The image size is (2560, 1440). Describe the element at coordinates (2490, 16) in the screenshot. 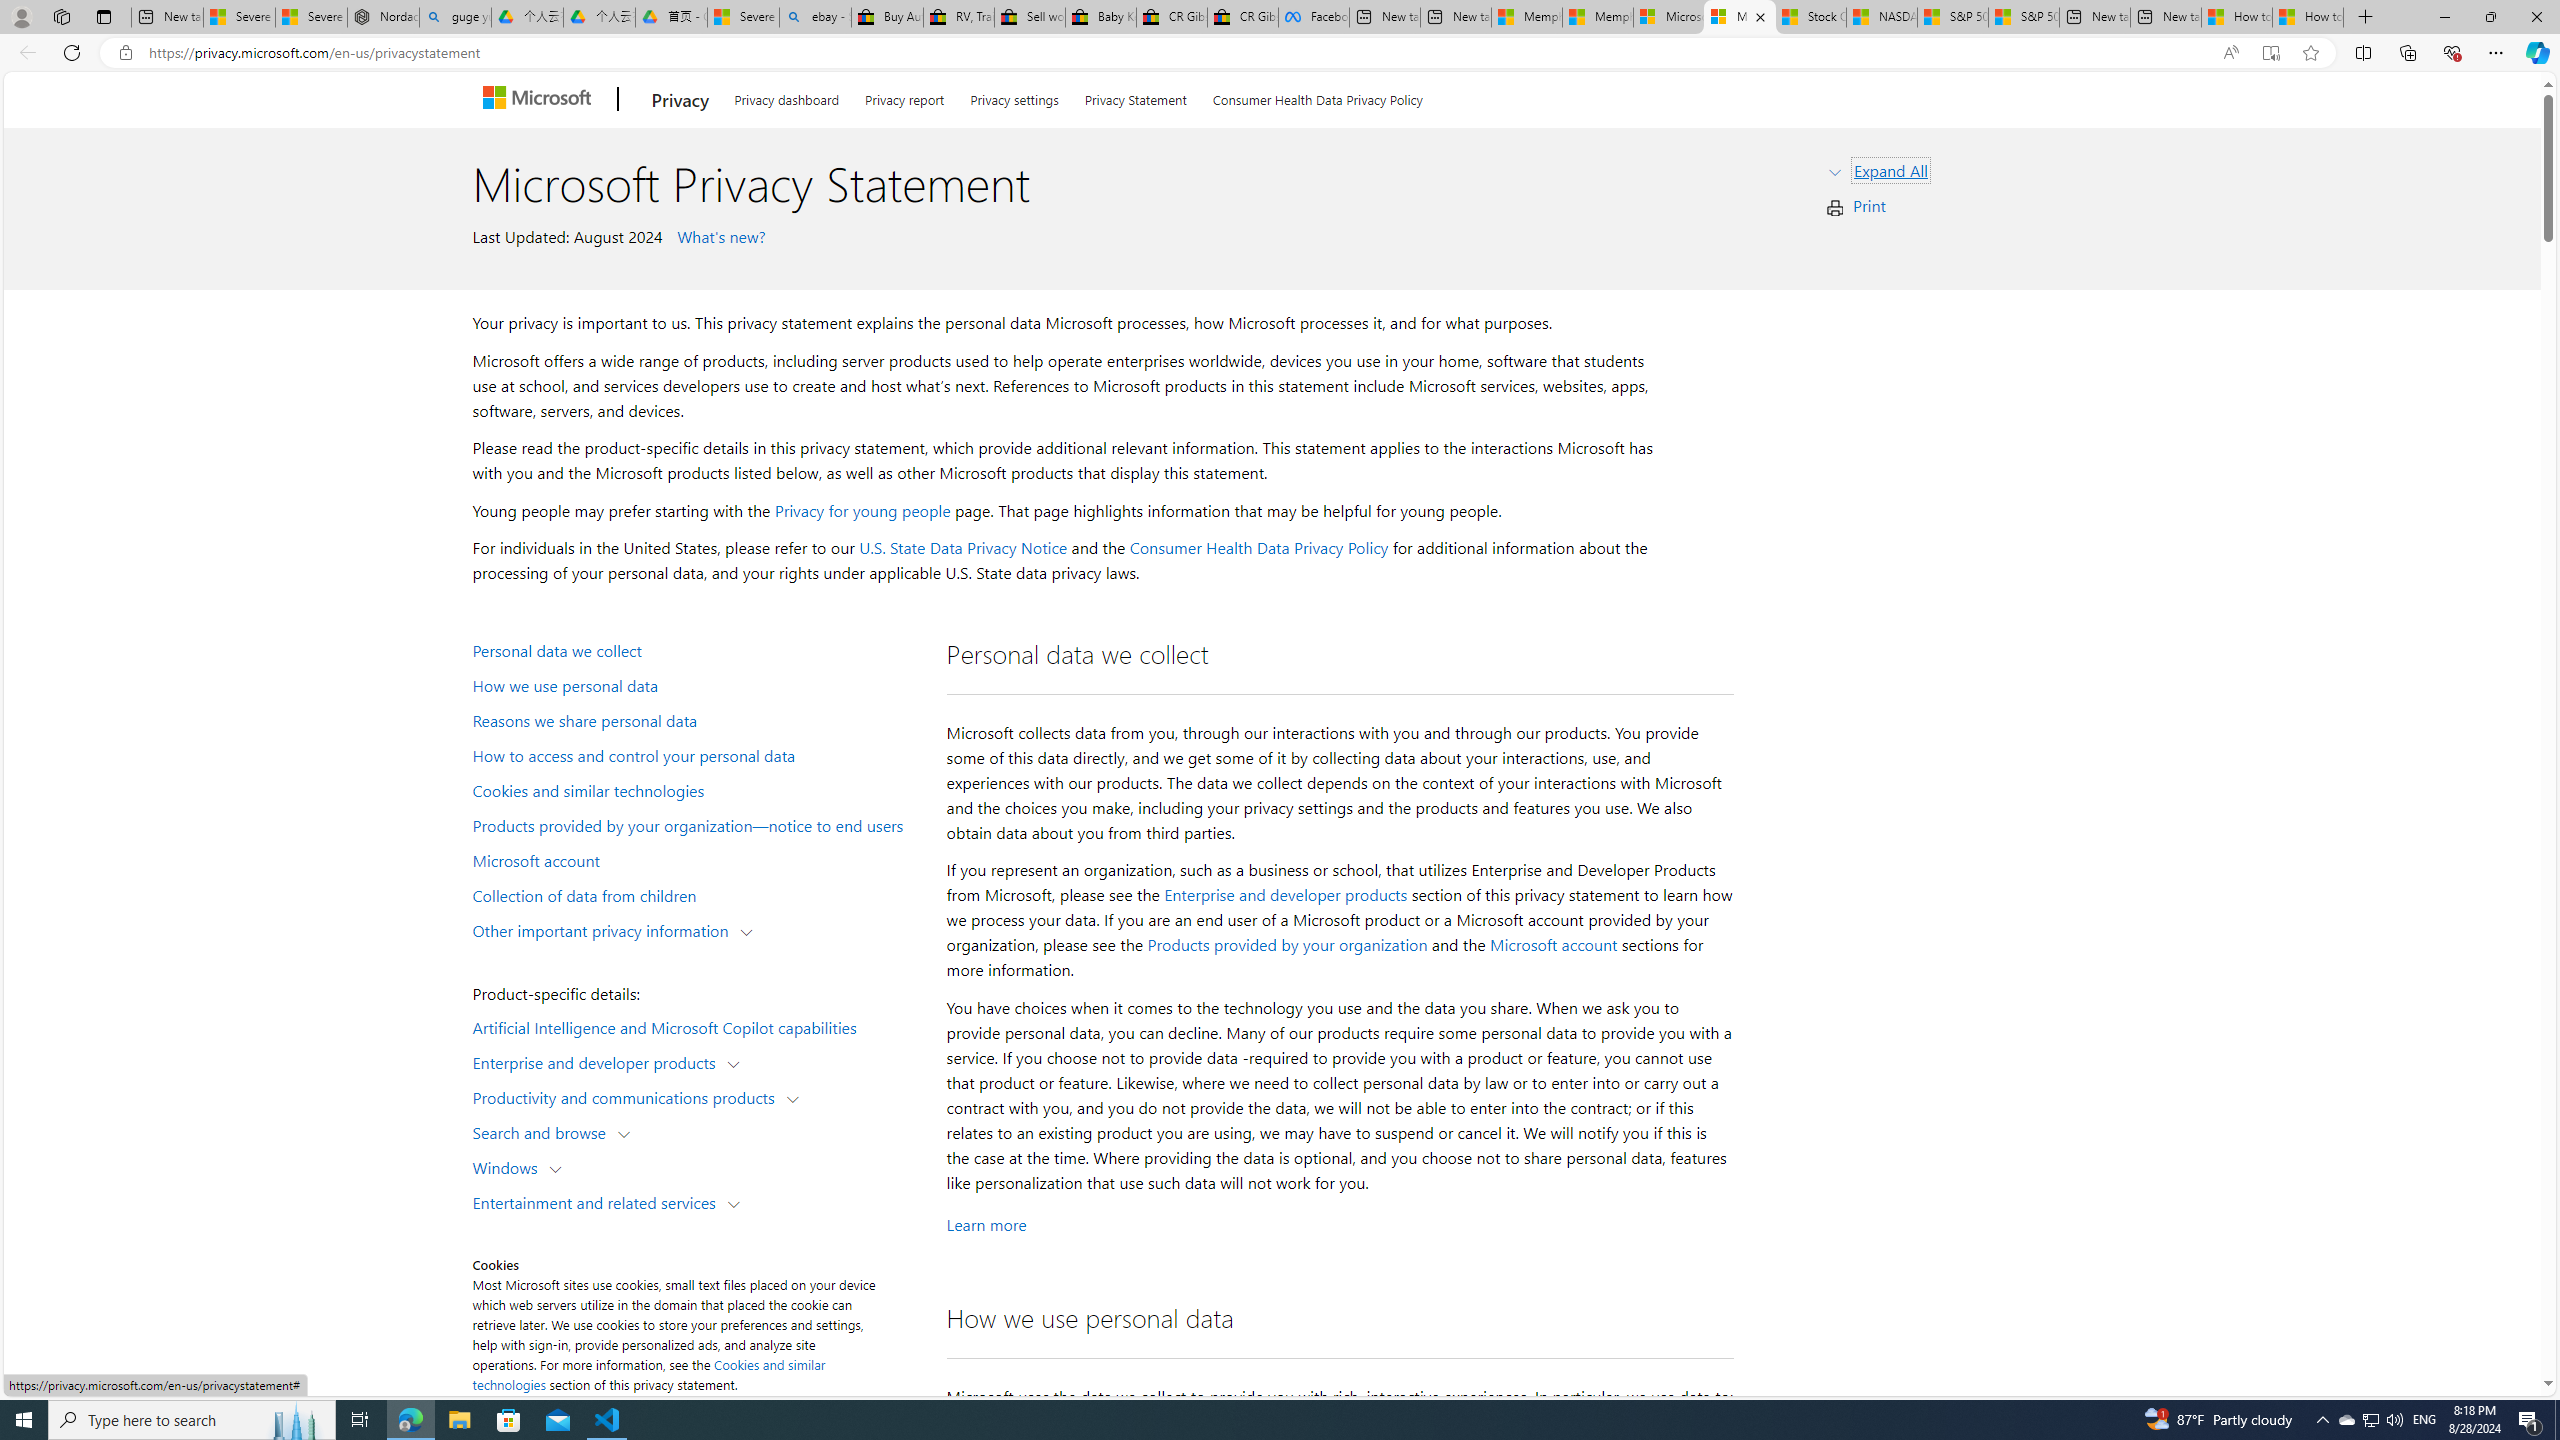

I see `'Restore'` at that location.